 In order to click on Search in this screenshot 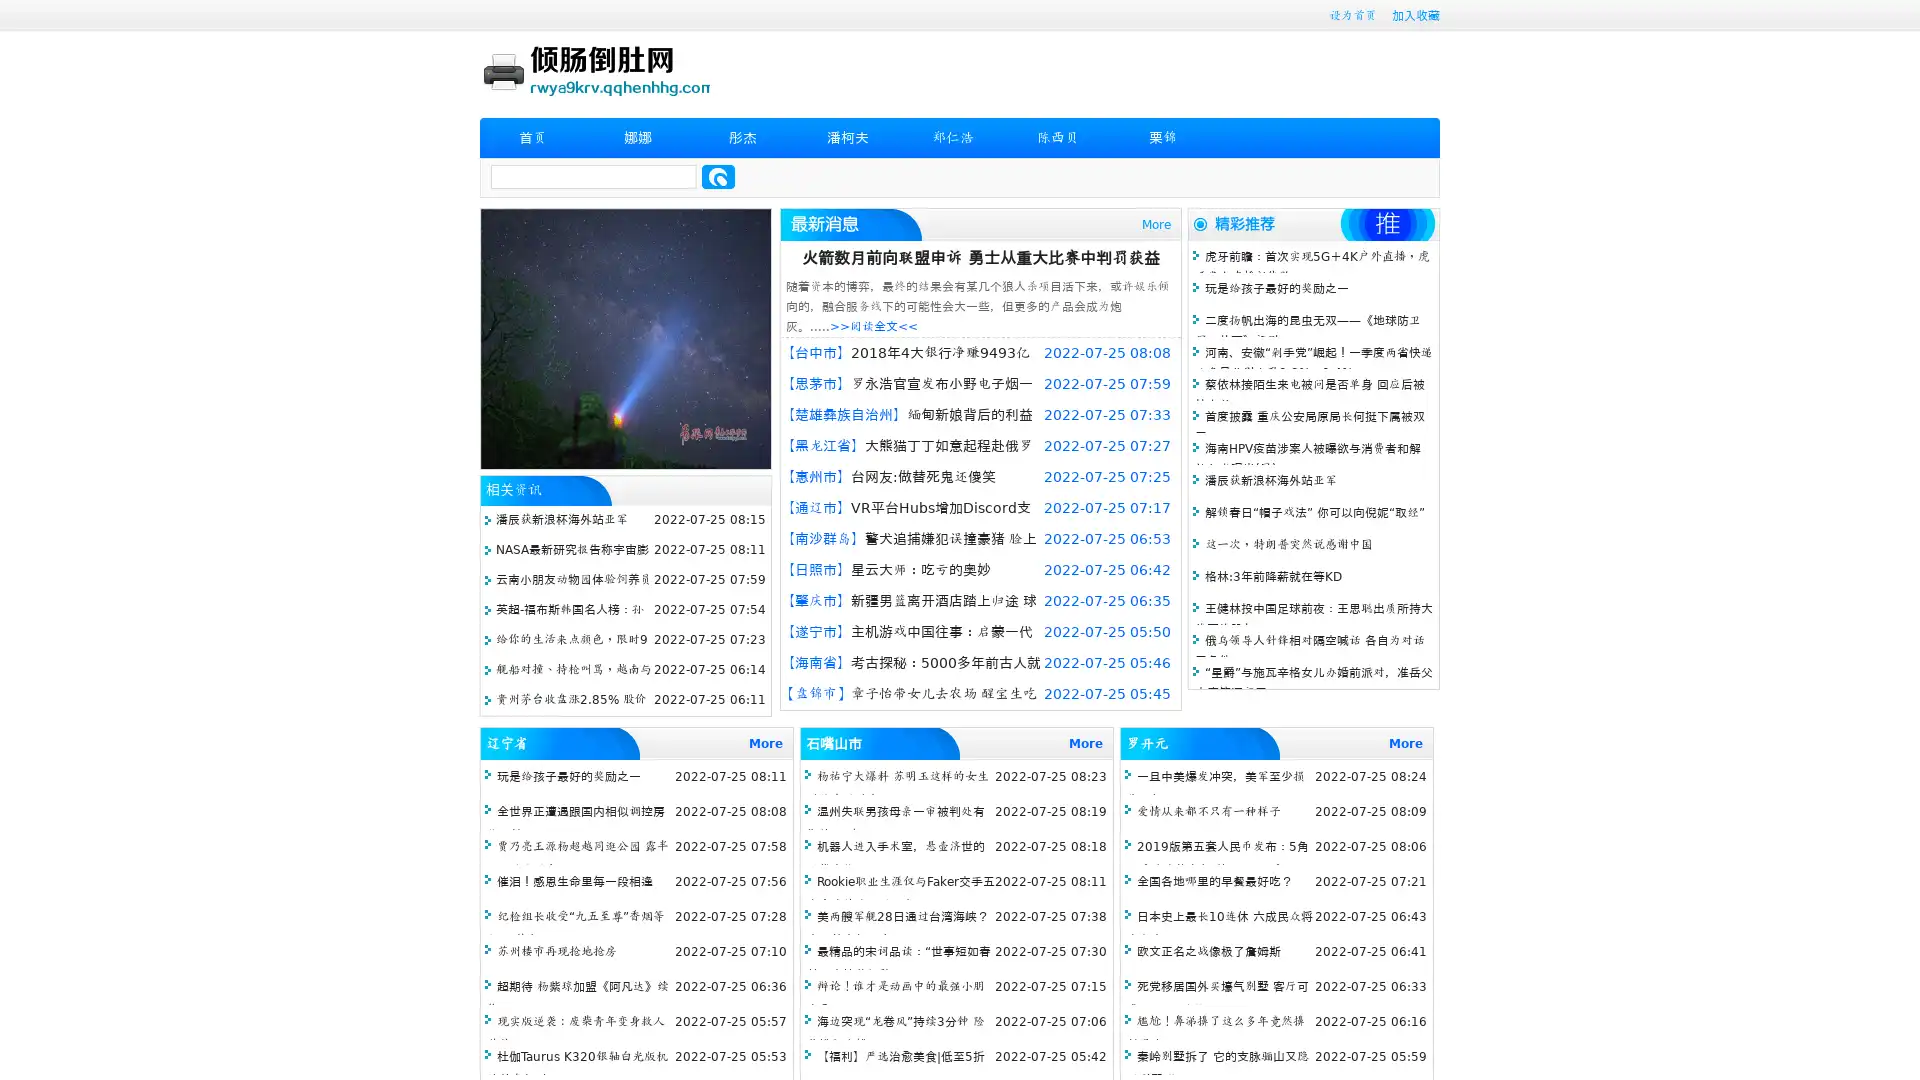, I will do `click(718, 176)`.